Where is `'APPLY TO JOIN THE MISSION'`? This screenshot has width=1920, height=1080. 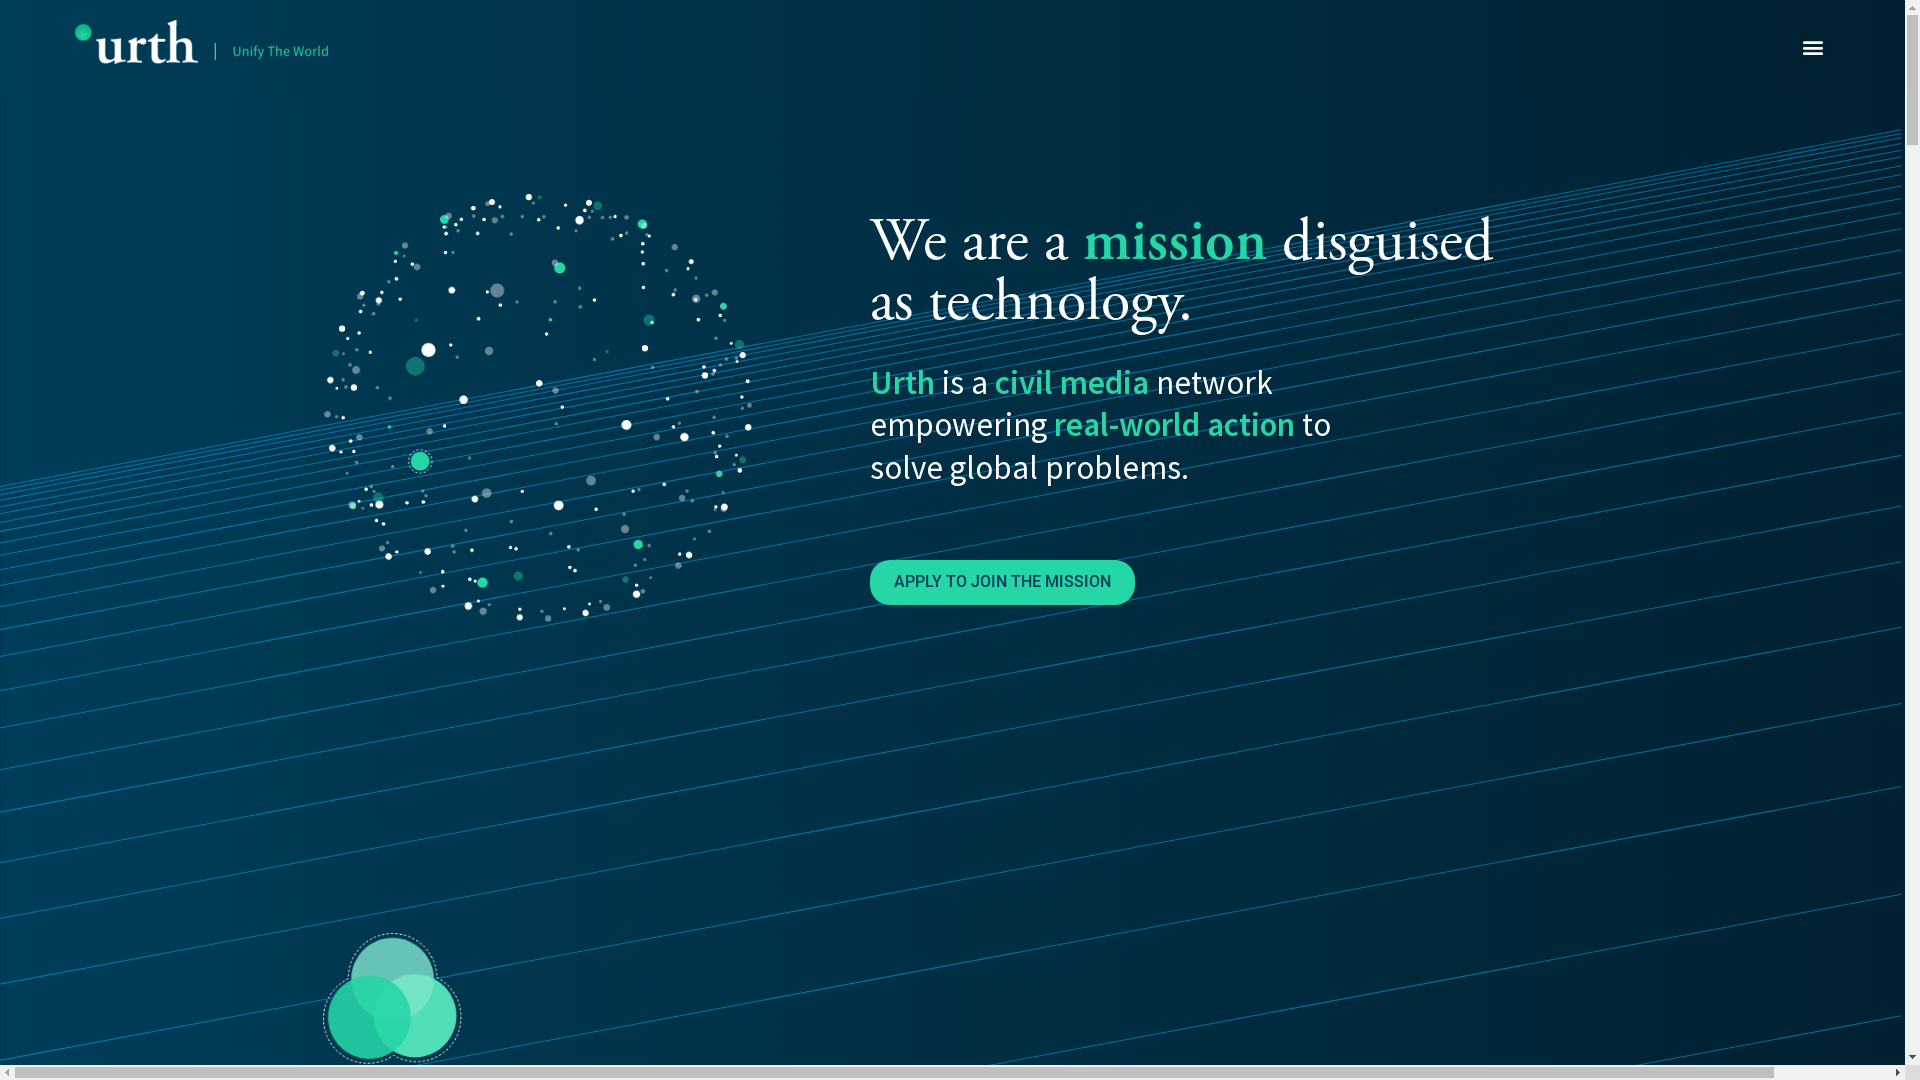 'APPLY TO JOIN THE MISSION' is located at coordinates (1002, 582).